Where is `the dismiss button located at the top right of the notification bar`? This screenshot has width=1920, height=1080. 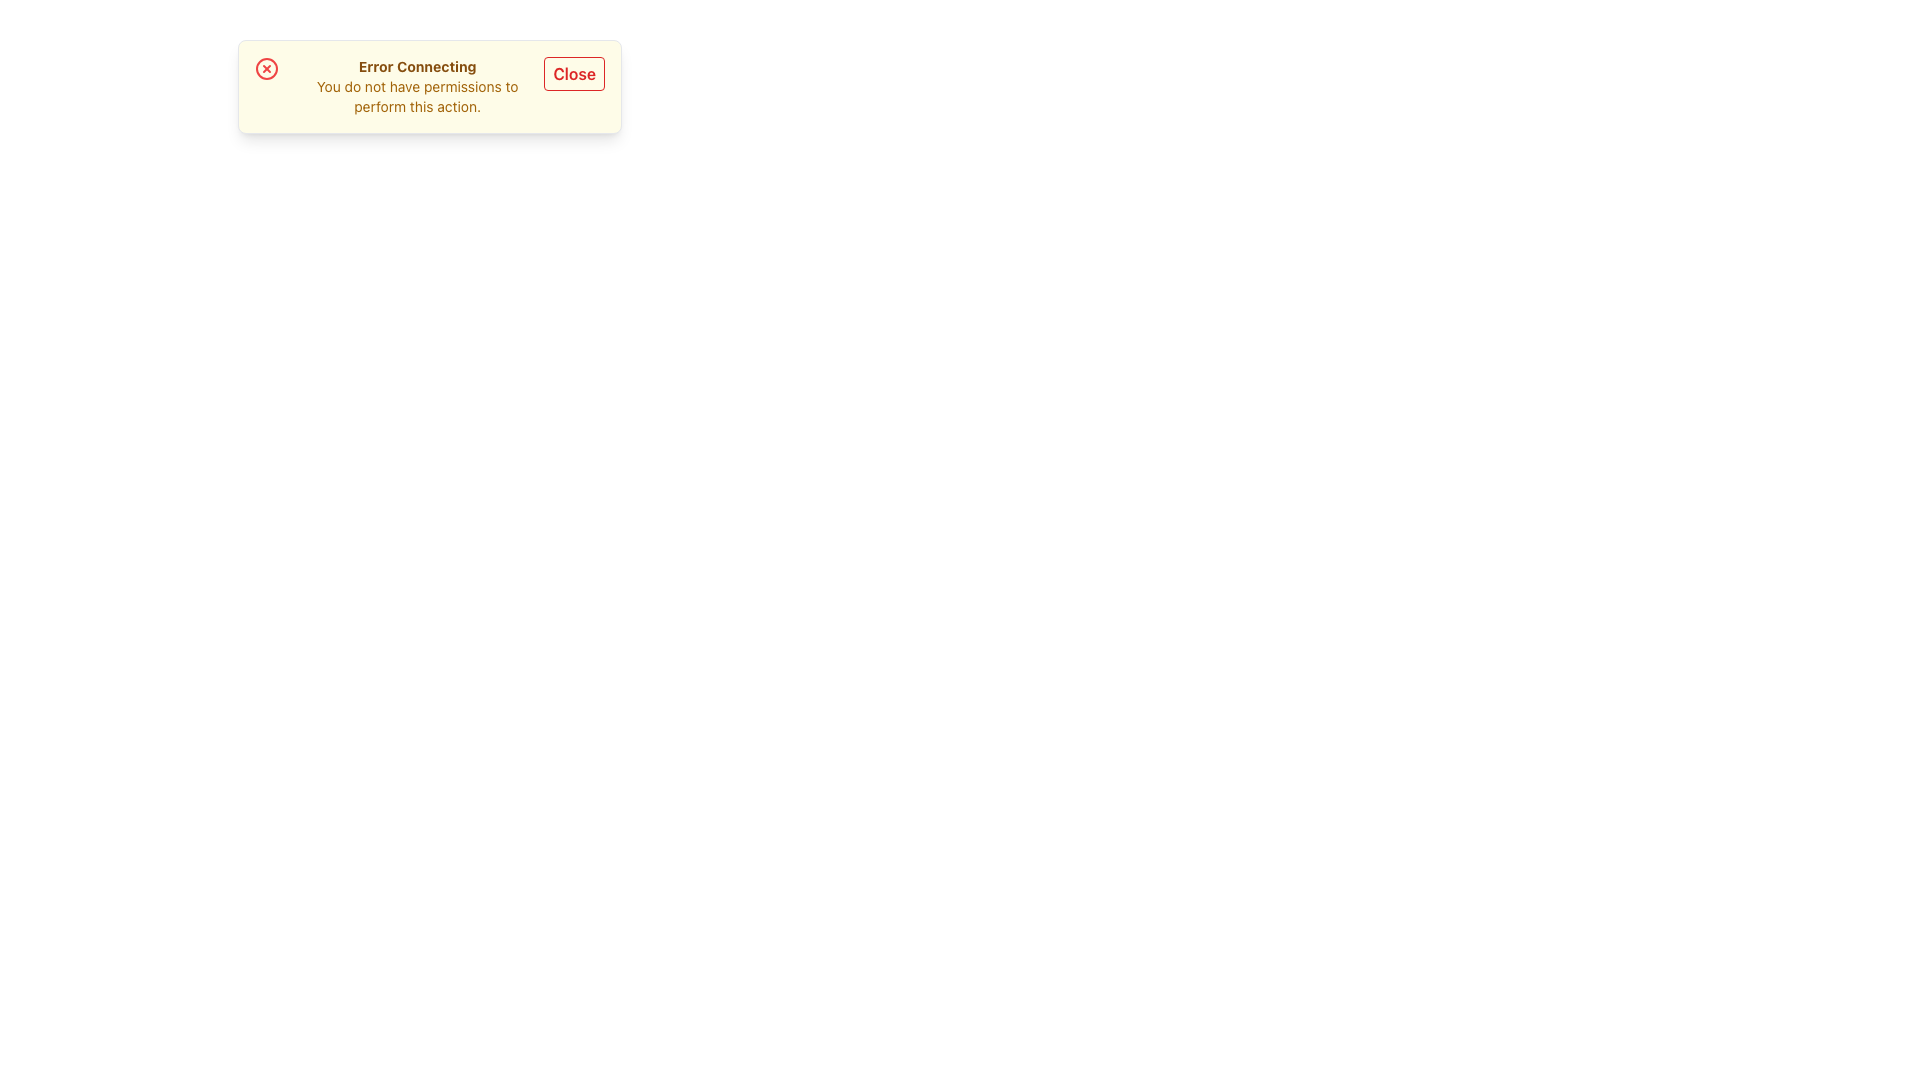 the dismiss button located at the top right of the notification bar is located at coordinates (573, 86).